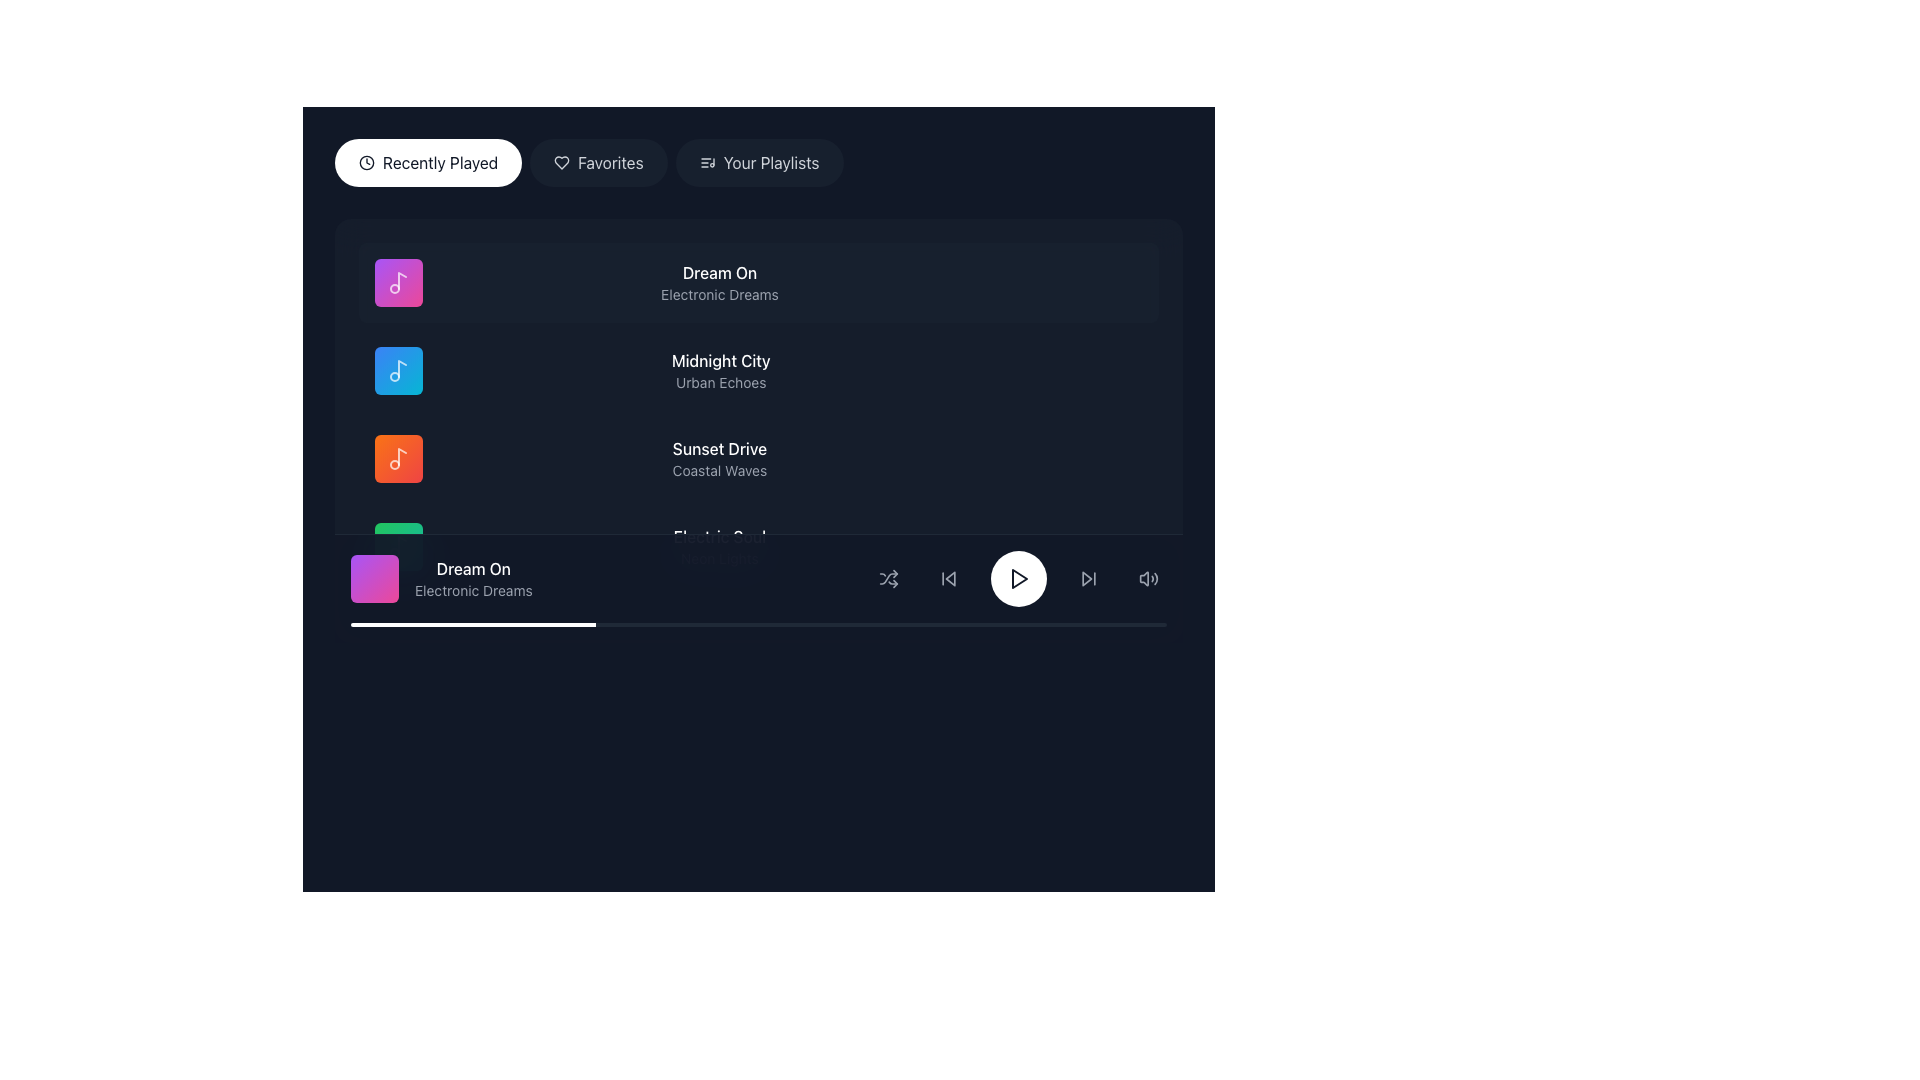 This screenshot has height=1080, width=1920. I want to click on the 'Favorites' icon, which serves as a visual indicator for the 'Favorites' feature, located to the left of the text label 'Favorites', so click(561, 161).